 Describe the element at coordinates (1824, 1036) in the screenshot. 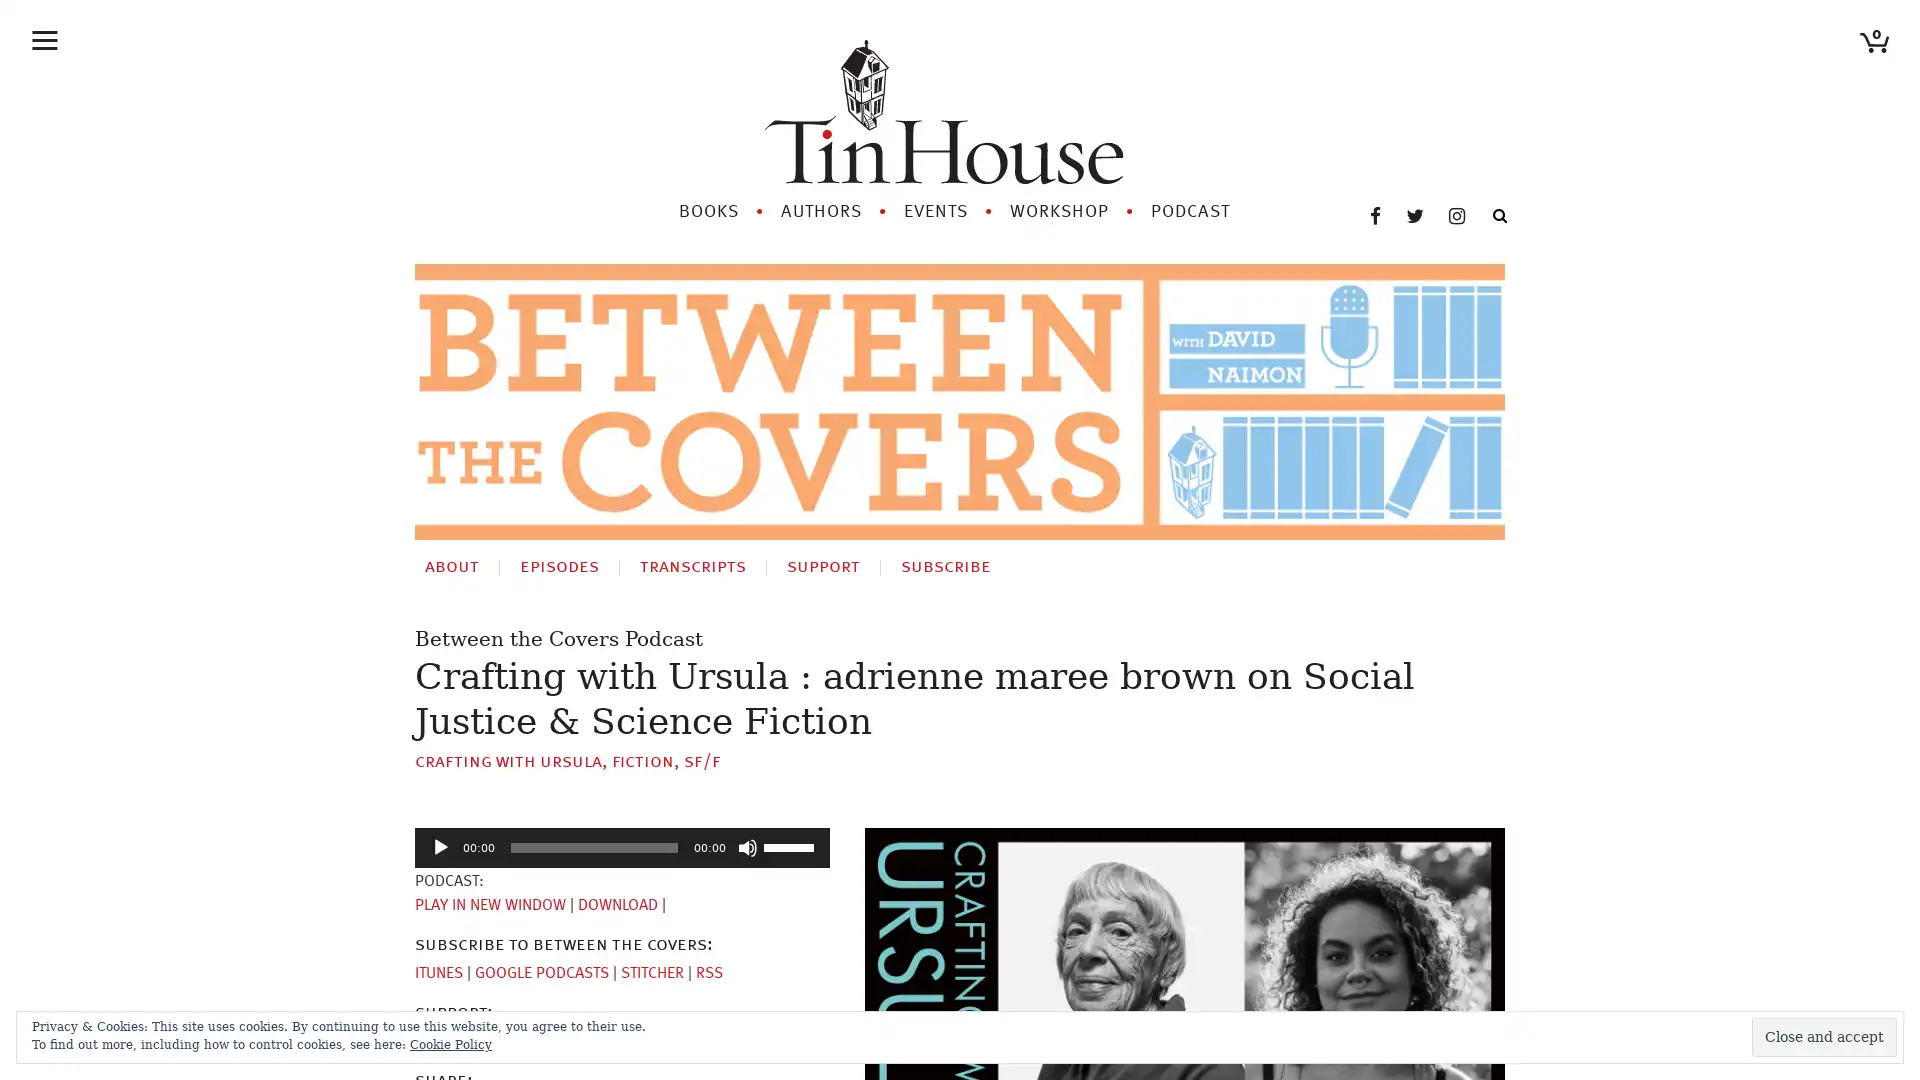

I see `Close and accept` at that location.